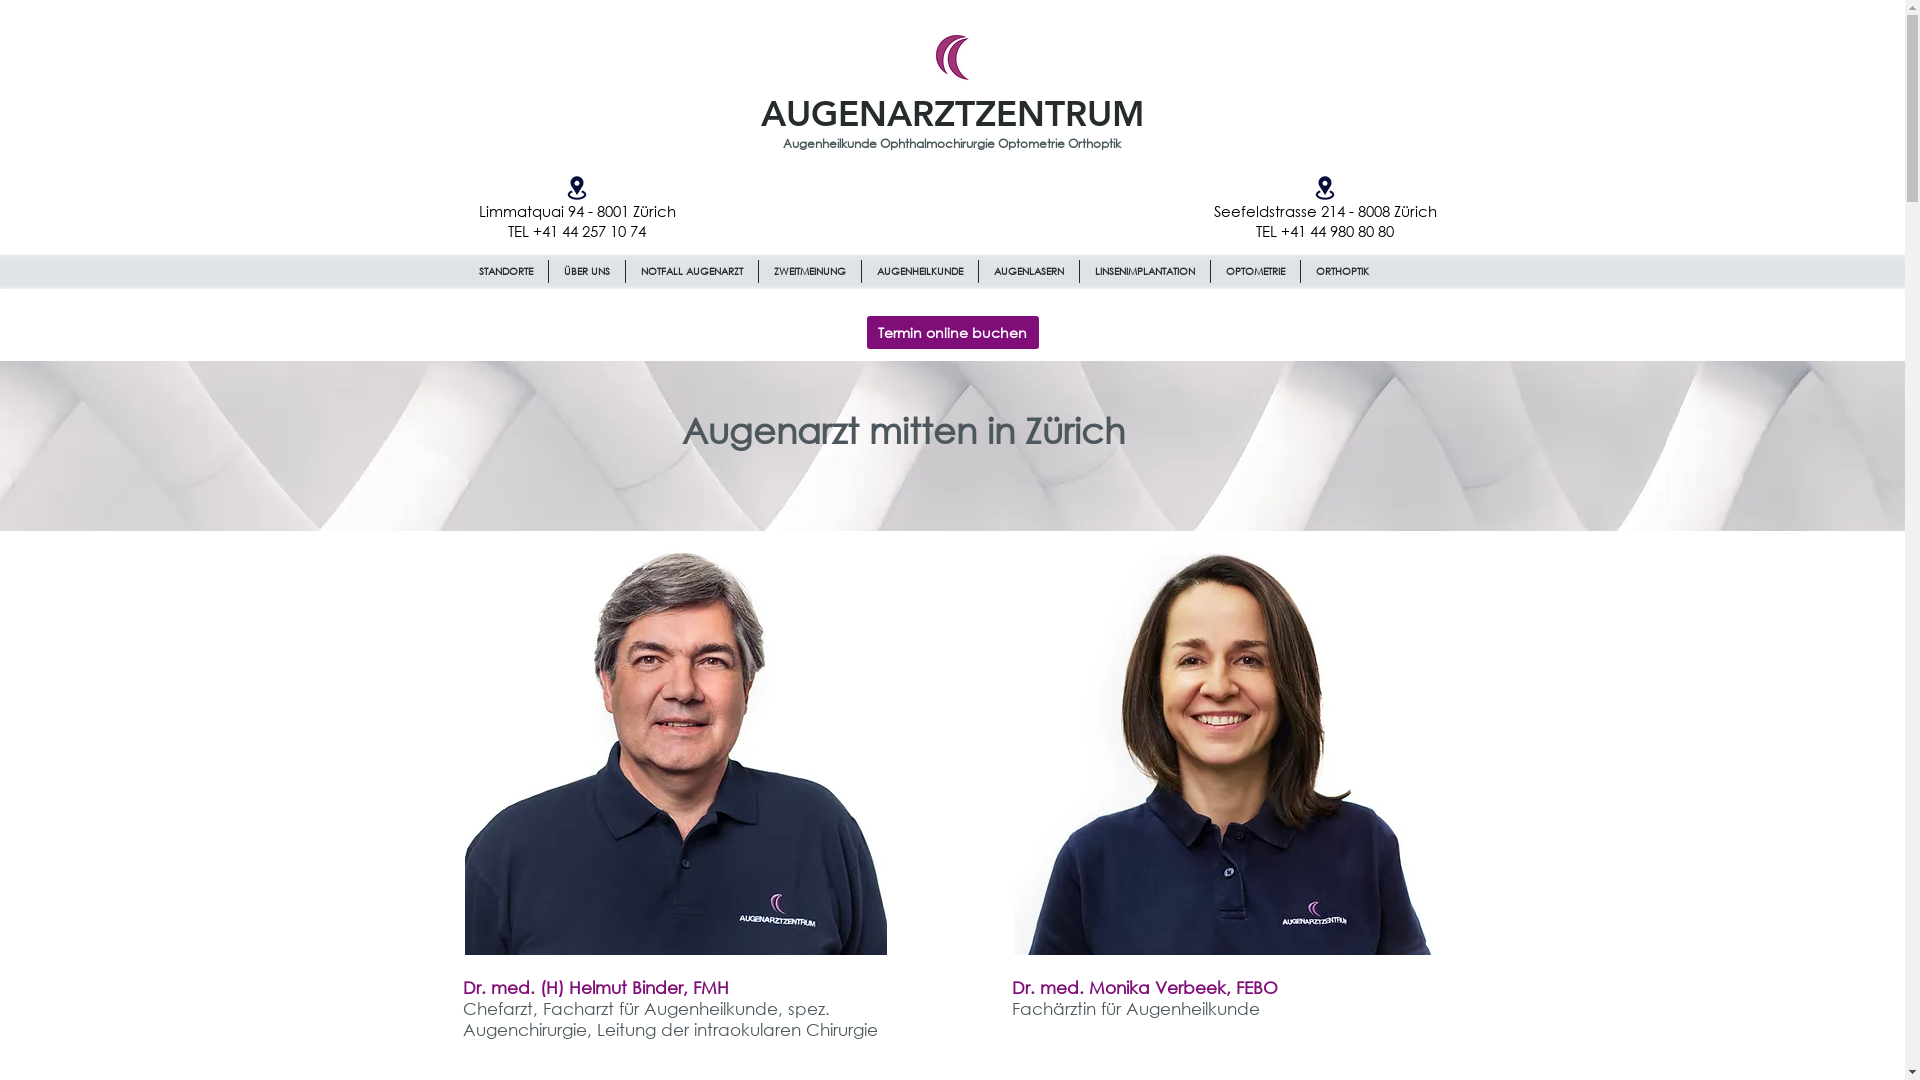 Image resolution: width=1920 pixels, height=1080 pixels. I want to click on 'TEL +41 44 257 10 74', so click(575, 231).